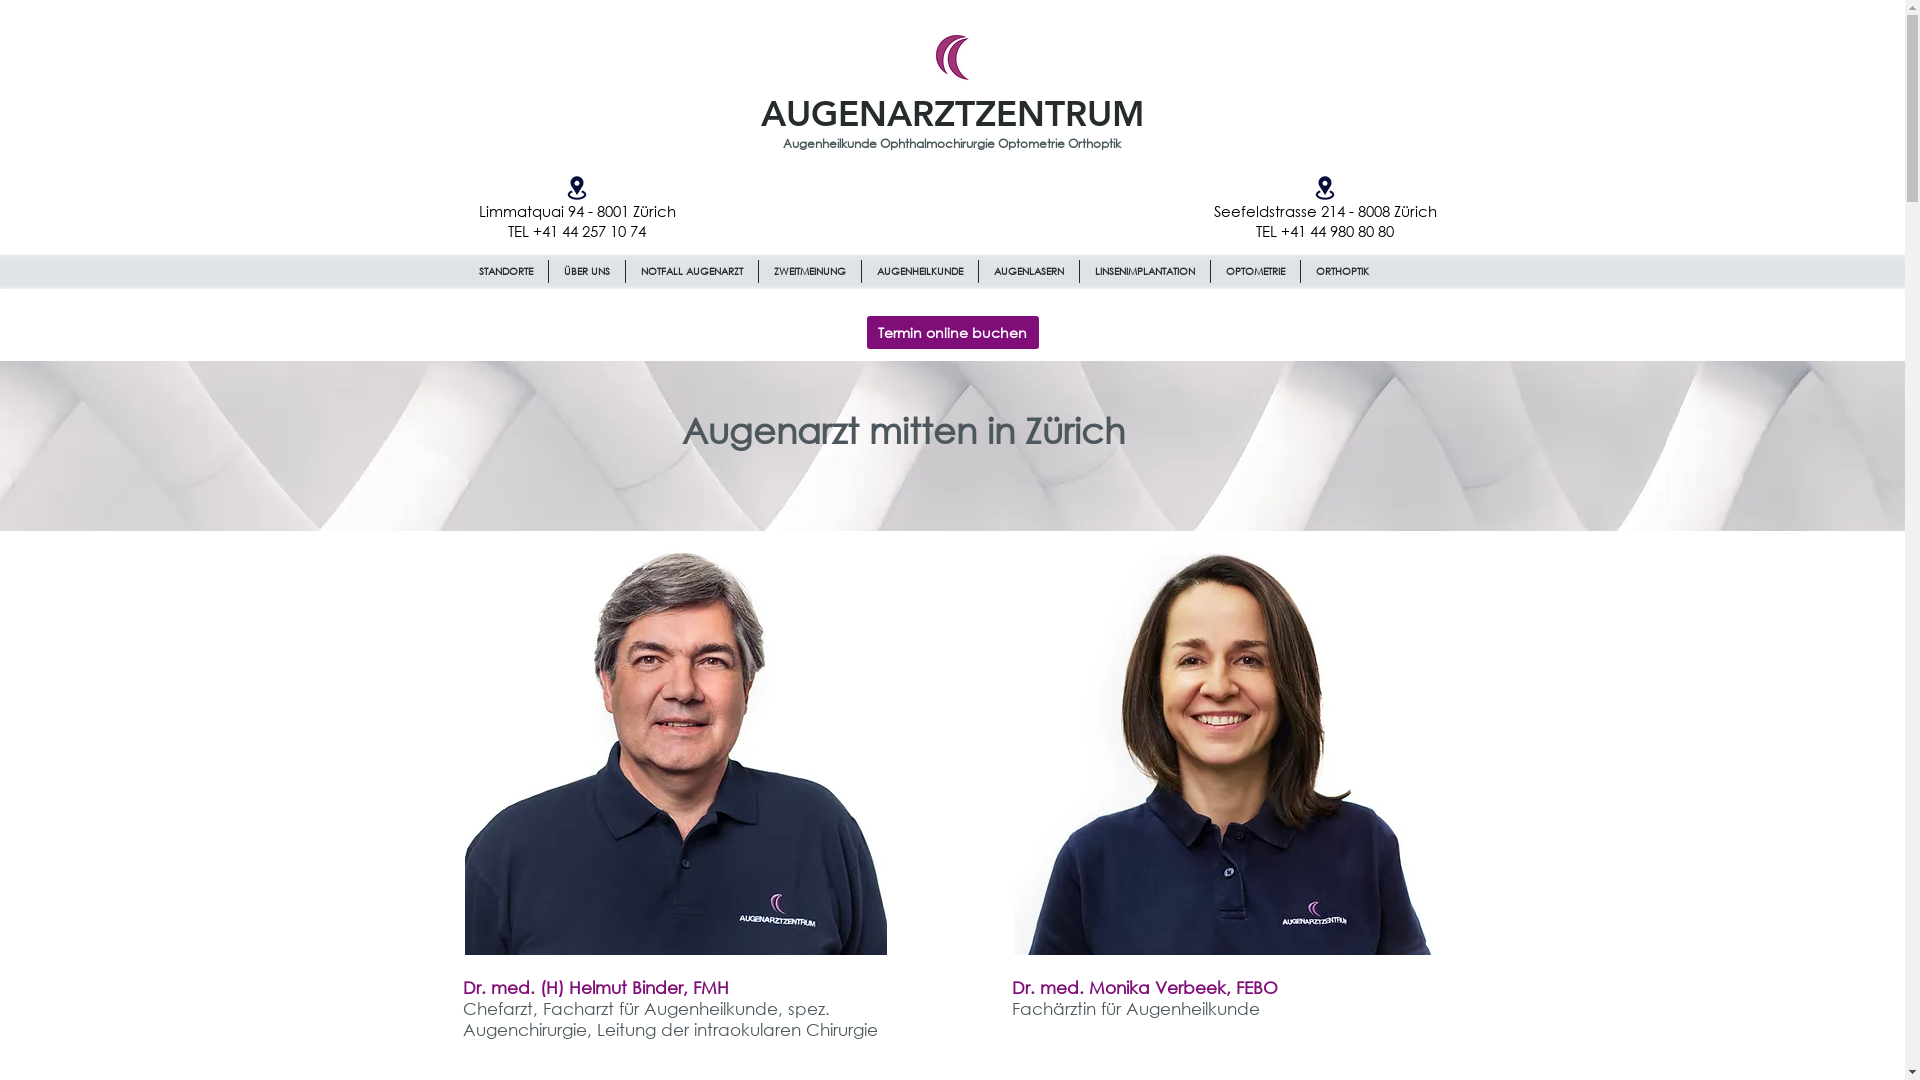 Image resolution: width=1920 pixels, height=1080 pixels. I want to click on 'TEL +41 44 257 10 74', so click(575, 231).